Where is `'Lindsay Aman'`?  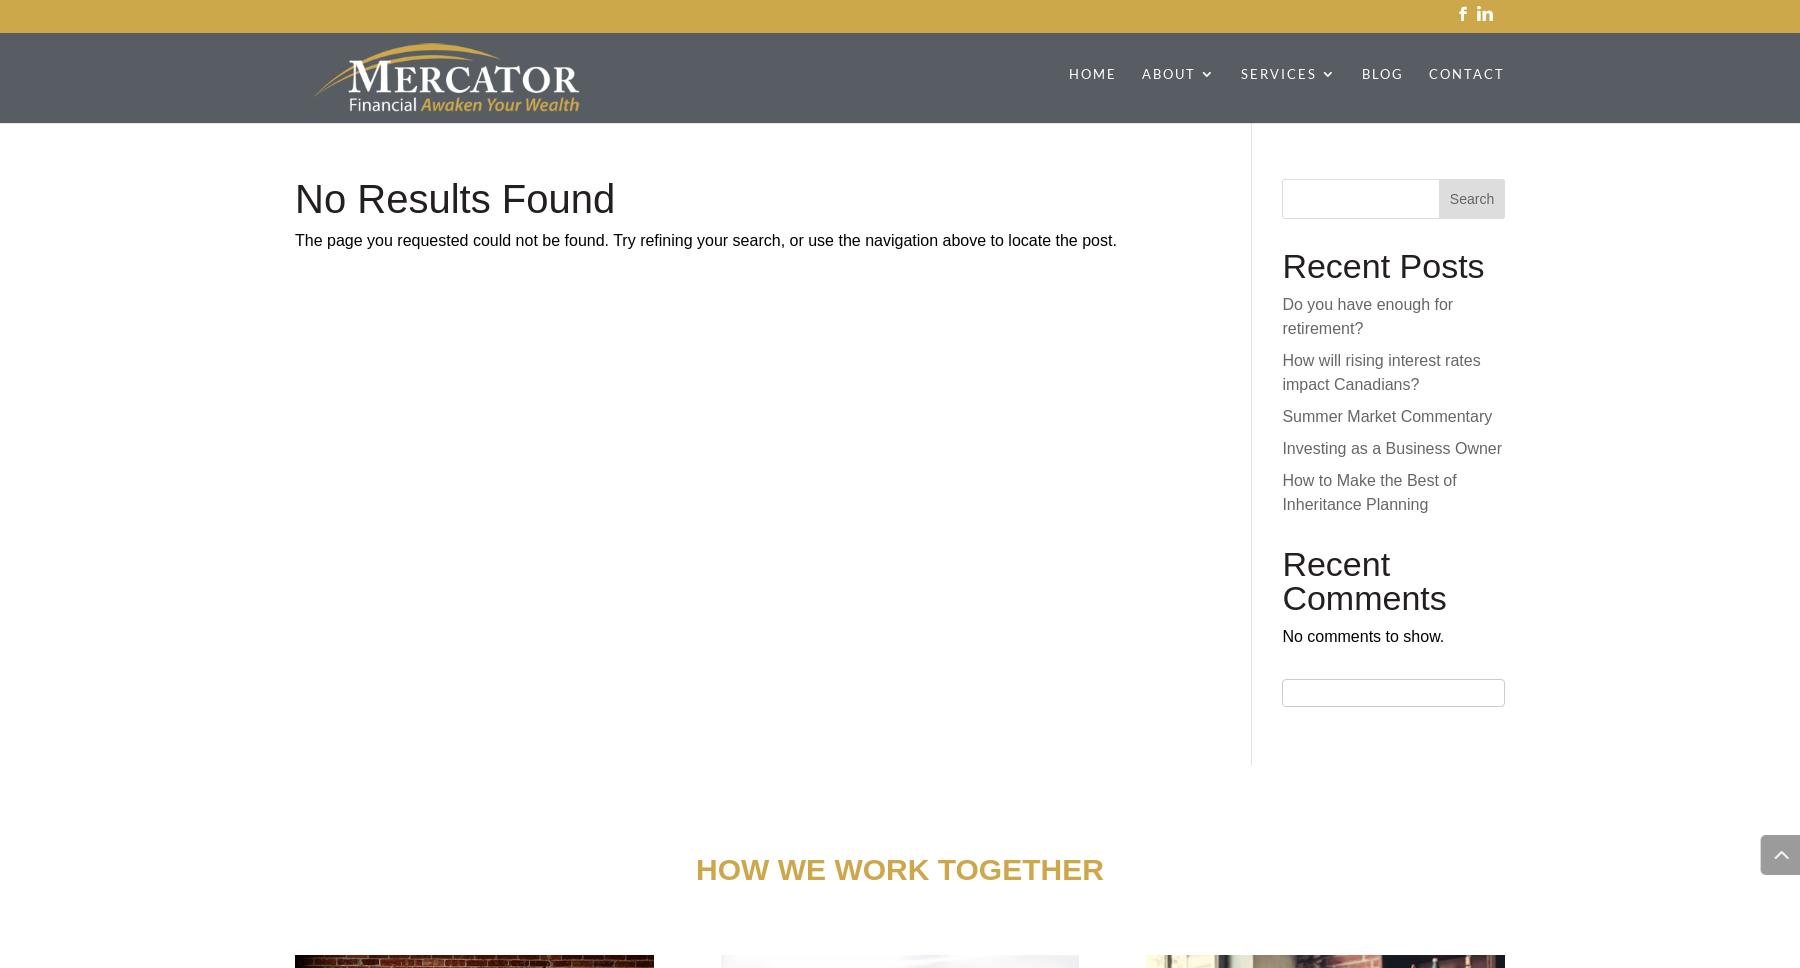
'Lindsay Aman' is located at coordinates (1233, 565).